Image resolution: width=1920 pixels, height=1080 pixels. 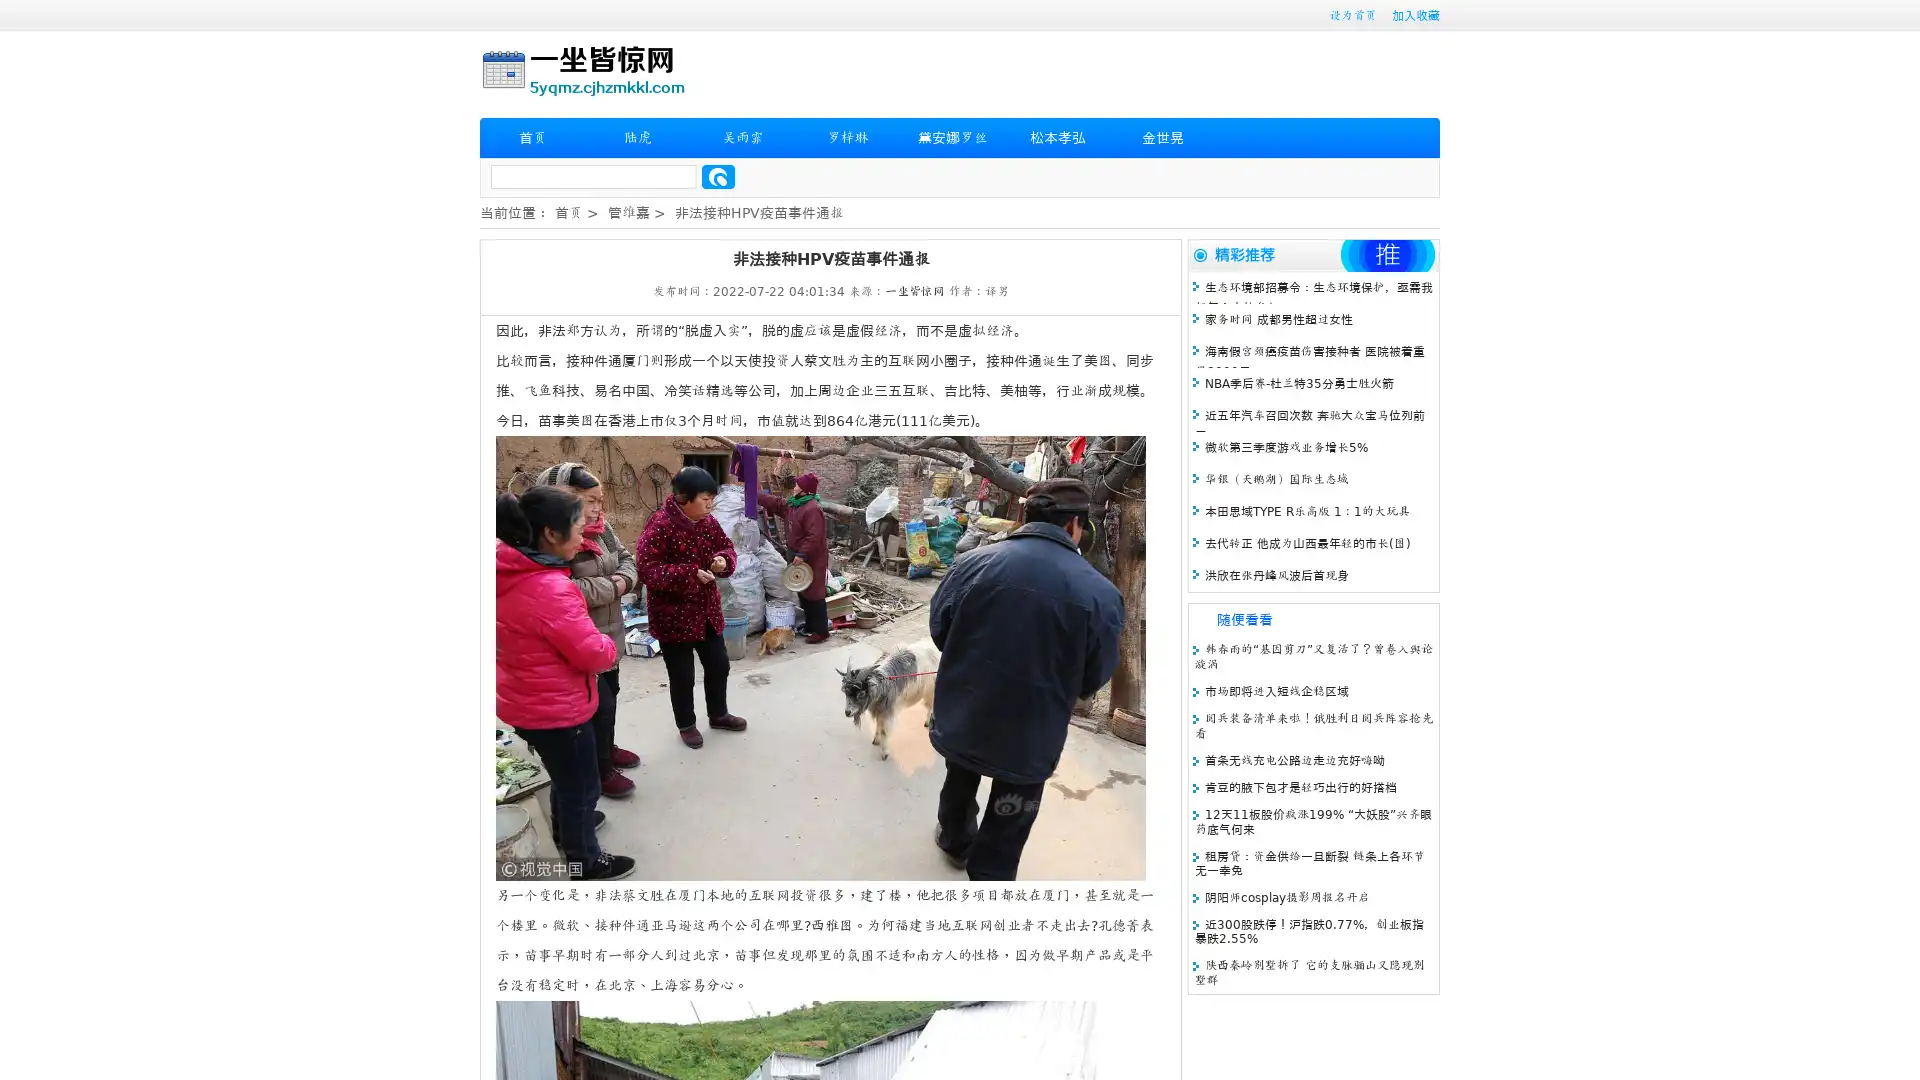 What do you see at coordinates (718, 176) in the screenshot?
I see `Search` at bounding box center [718, 176].